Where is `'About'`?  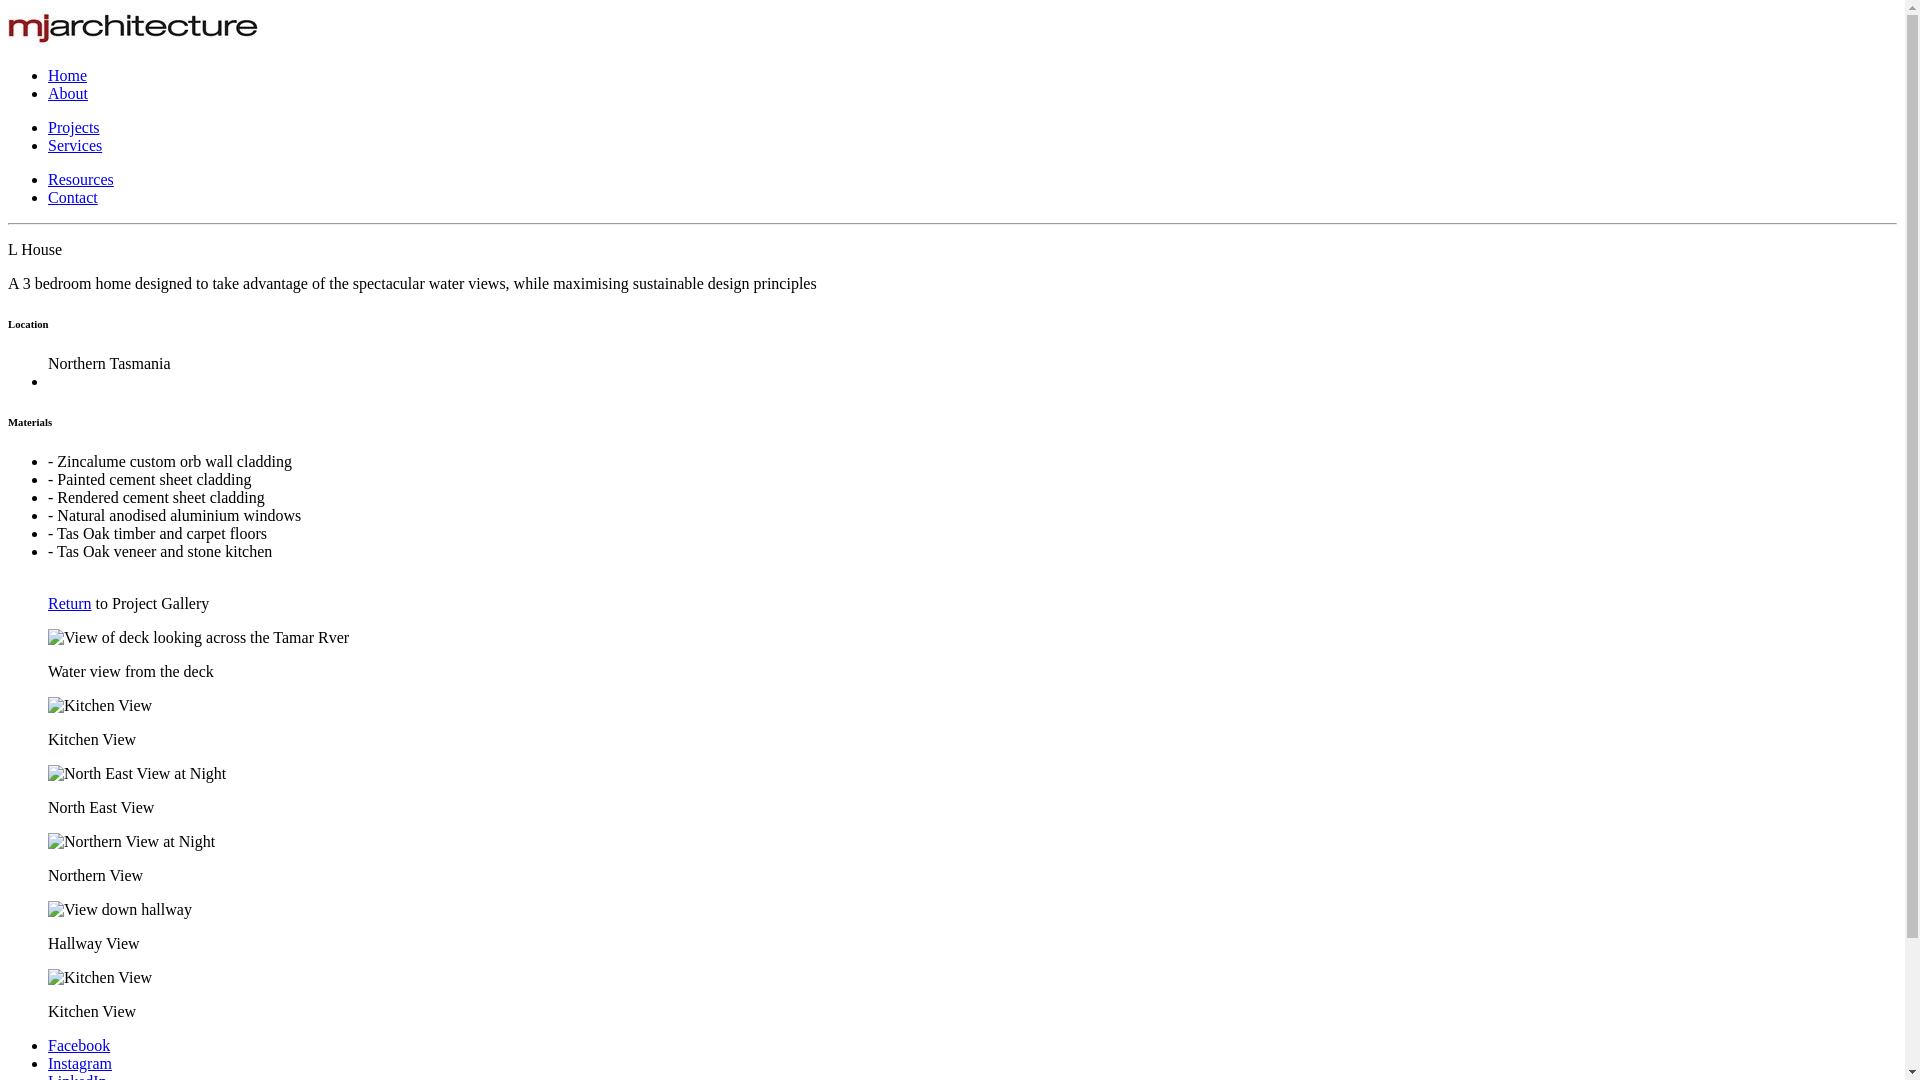
'About' is located at coordinates (67, 93).